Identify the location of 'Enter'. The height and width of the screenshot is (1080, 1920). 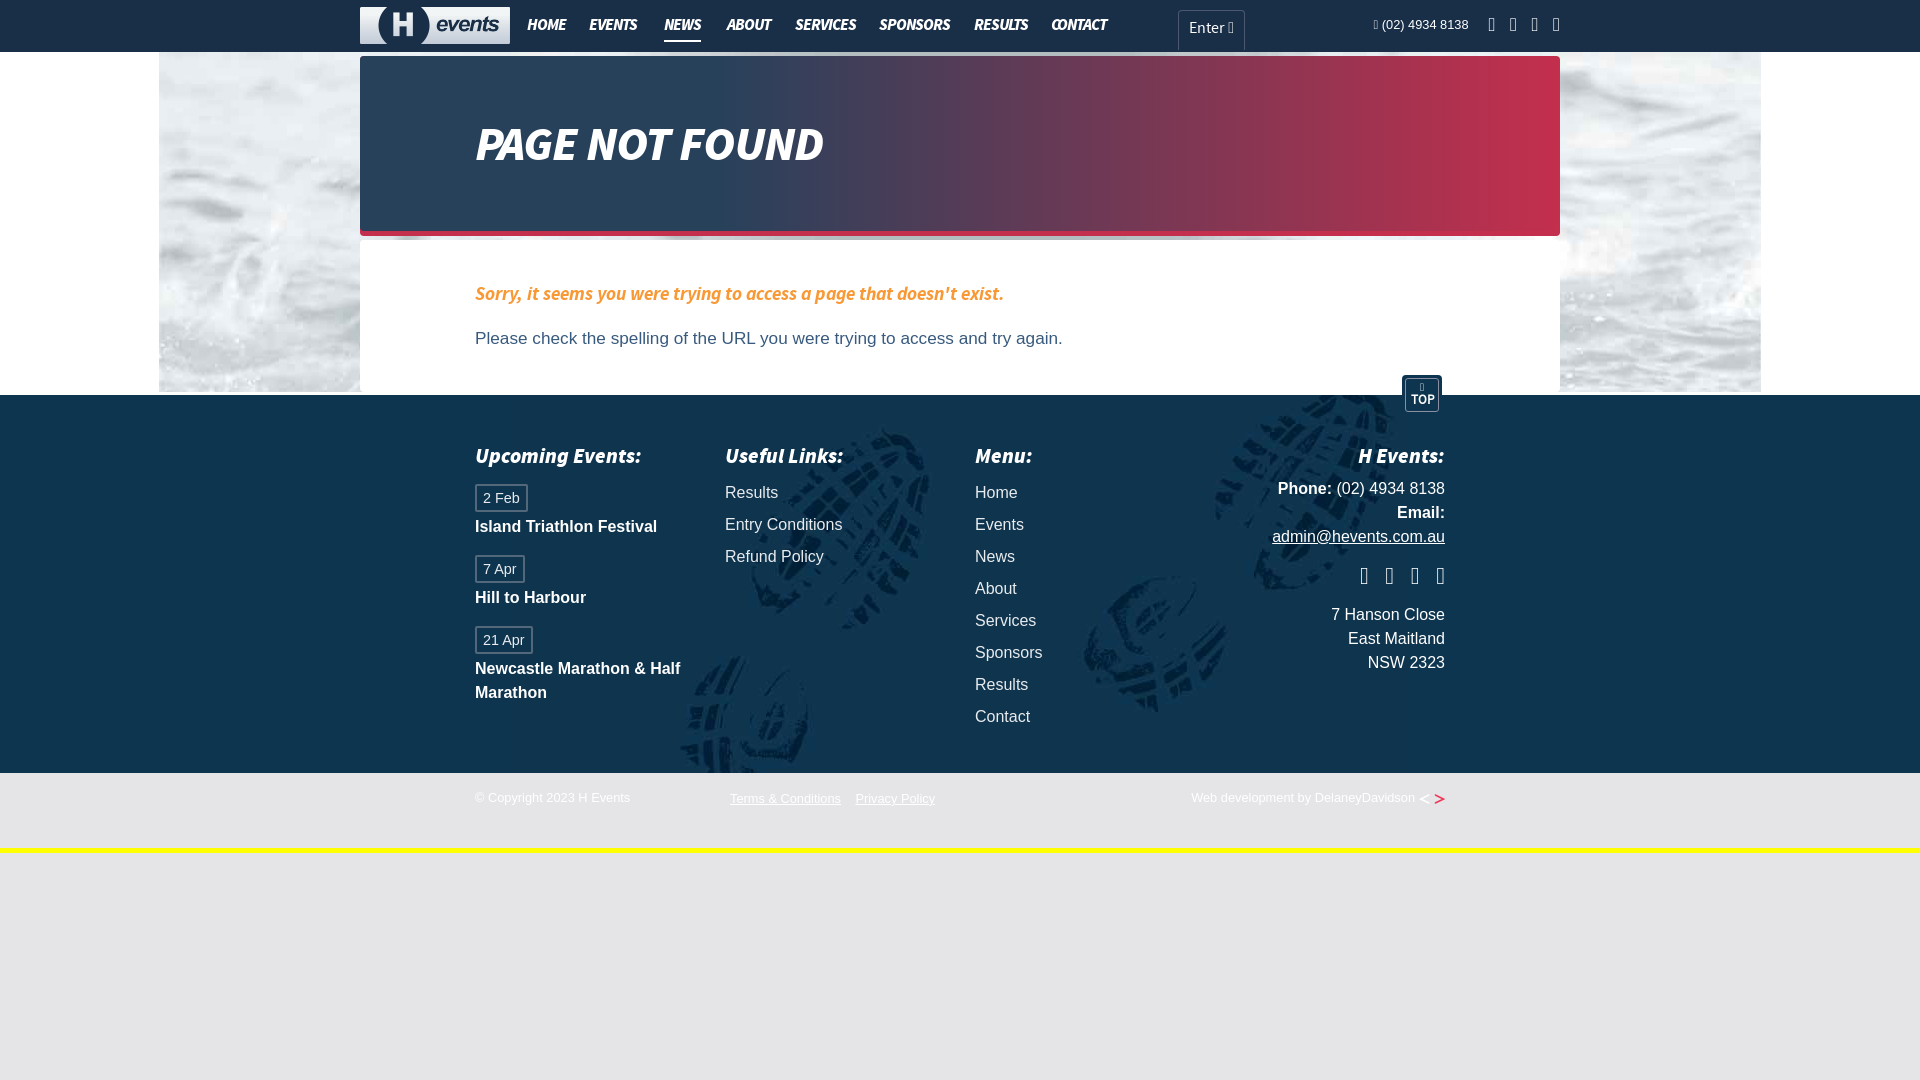
(1210, 30).